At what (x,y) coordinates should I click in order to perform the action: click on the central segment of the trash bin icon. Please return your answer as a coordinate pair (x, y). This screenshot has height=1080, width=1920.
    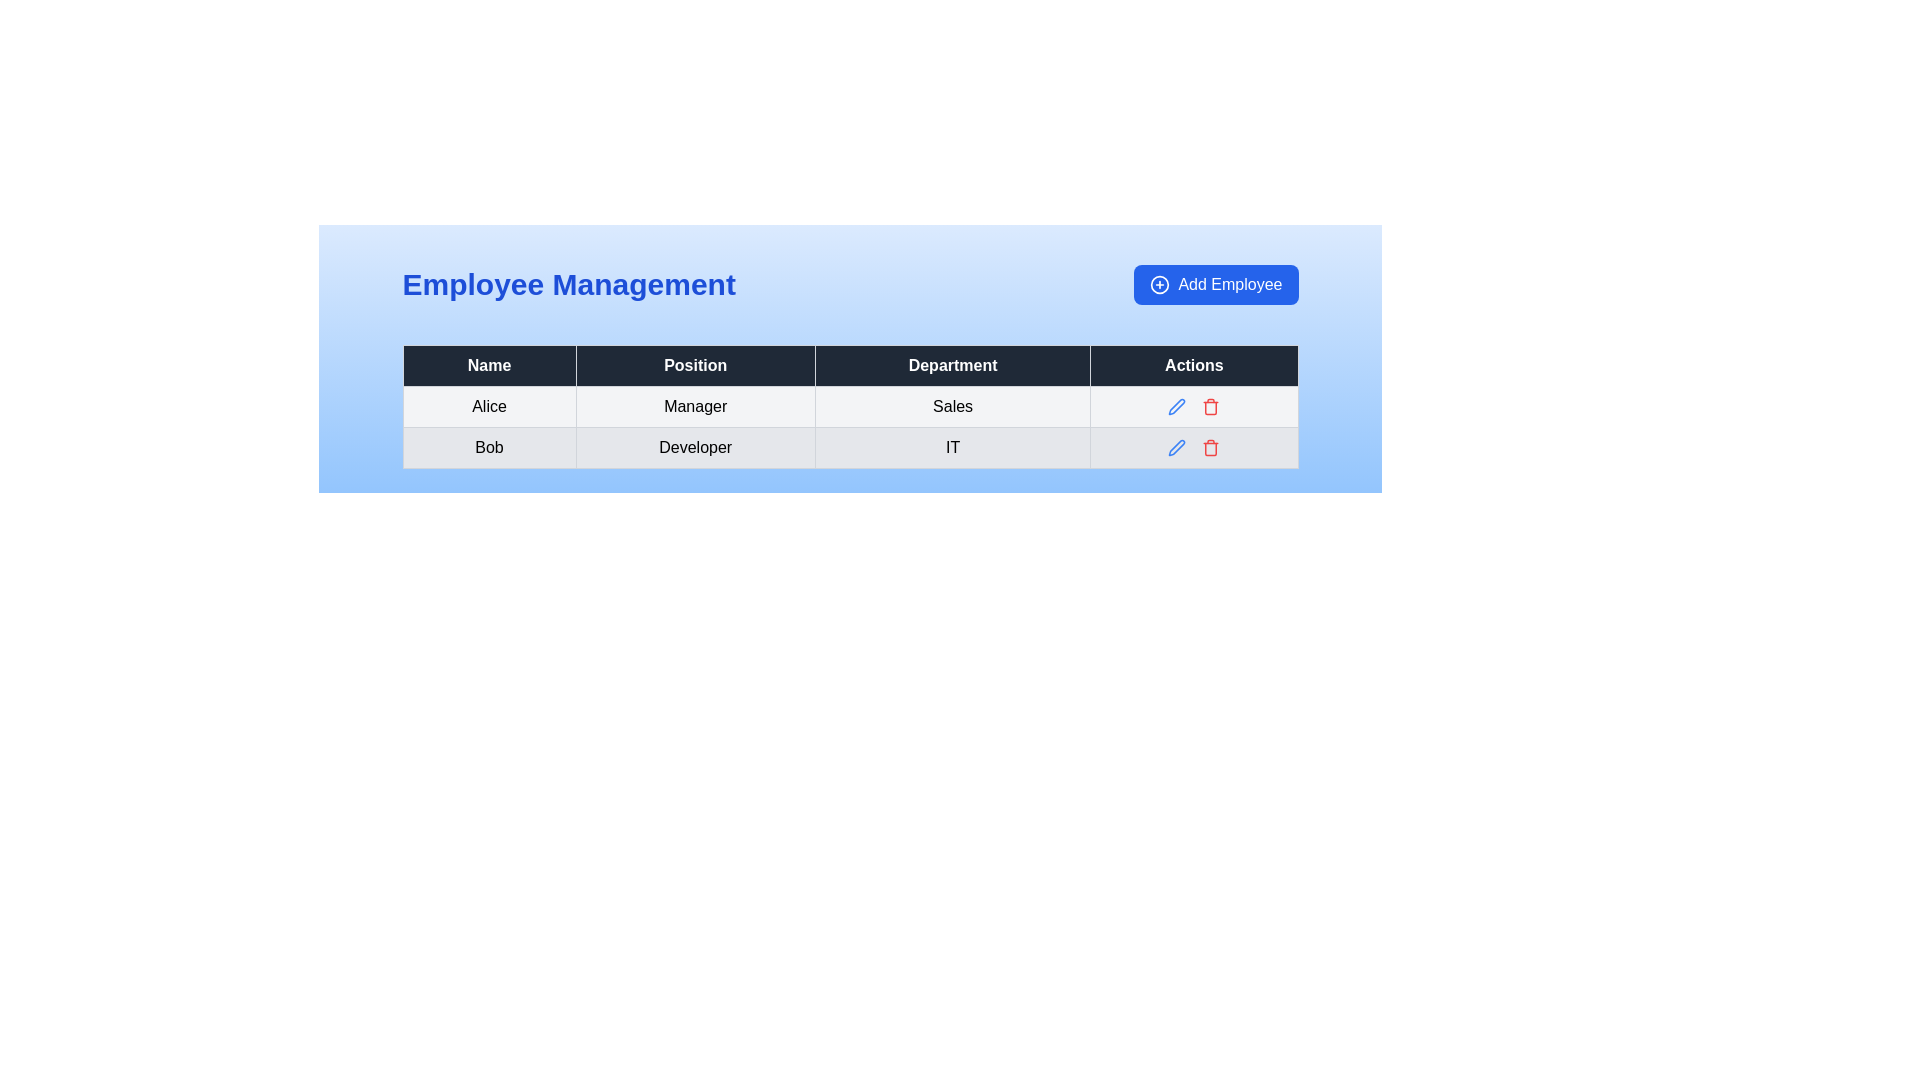
    Looking at the image, I should click on (1210, 448).